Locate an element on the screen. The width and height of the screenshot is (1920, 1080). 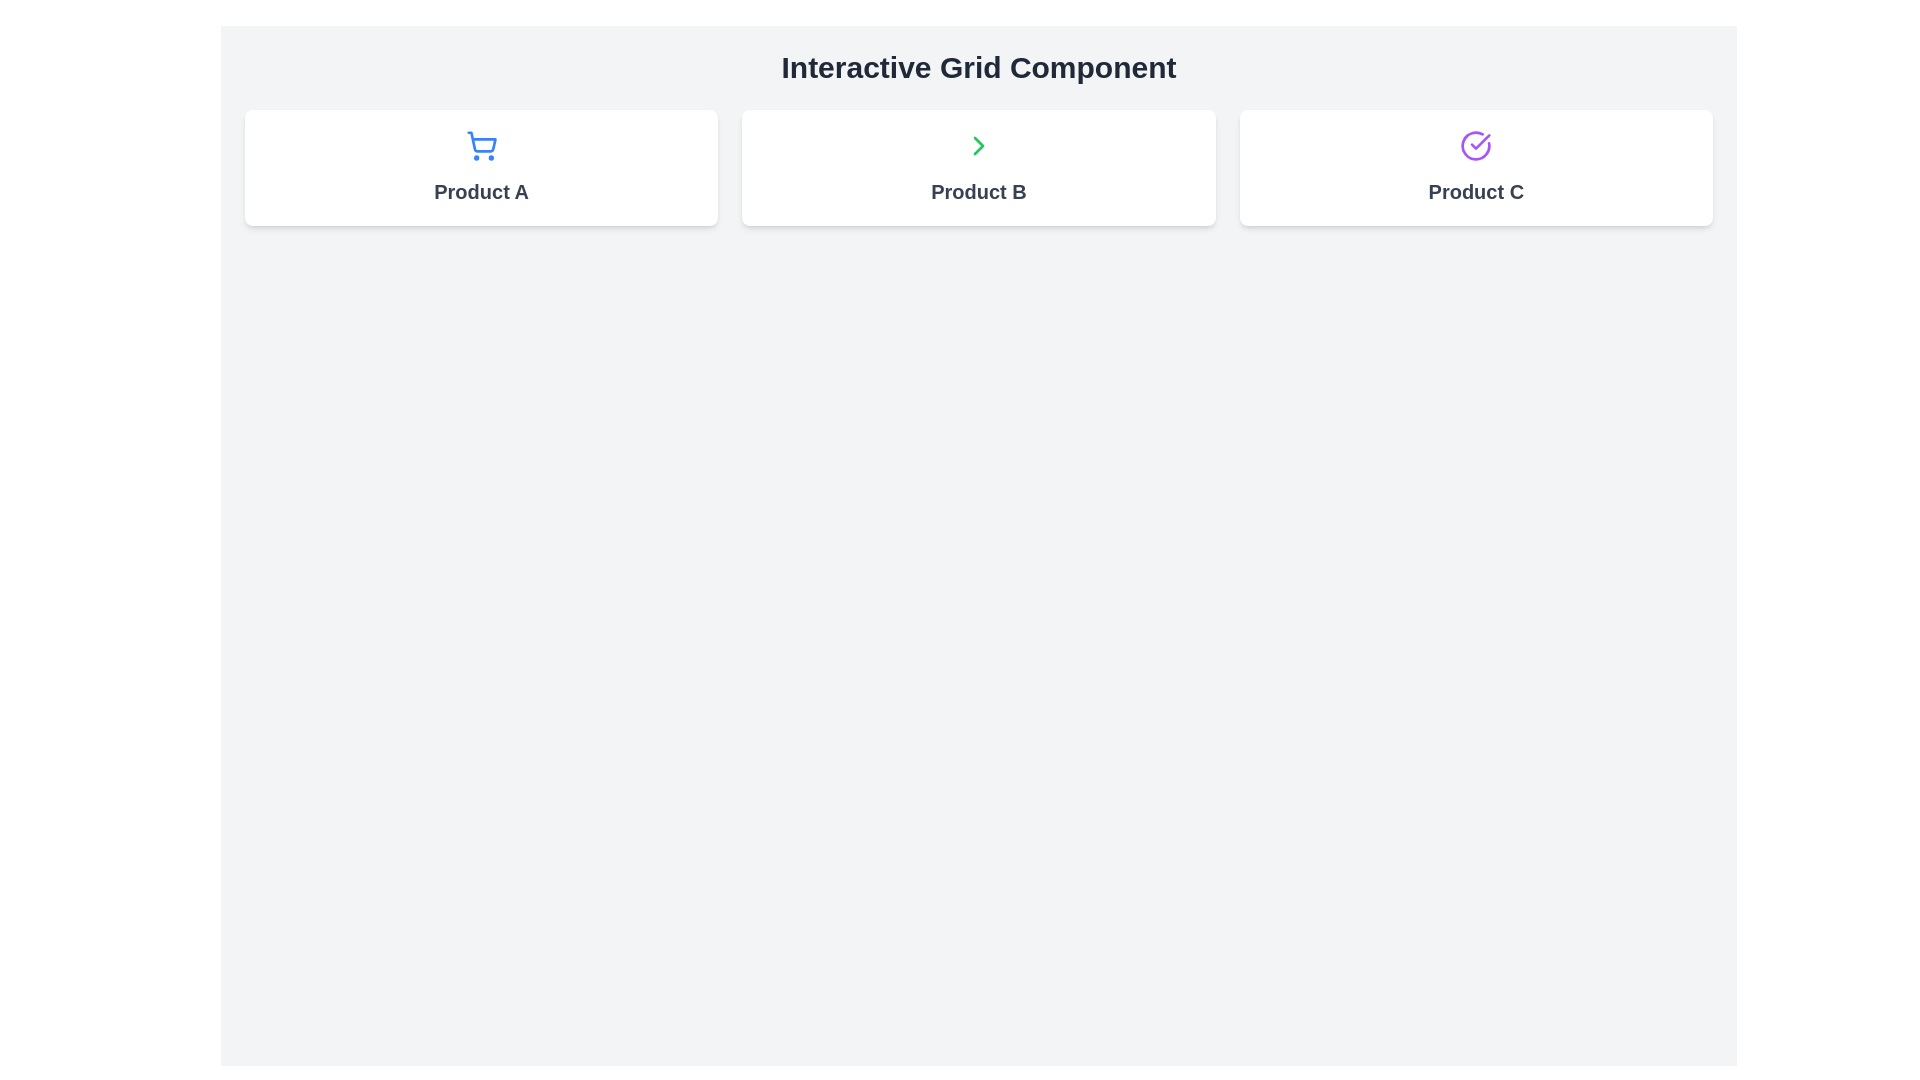
the checkmark icon with a purple outline, which symbolizes confirmation, located within the 'Product C' card on the rightmost side of the grid is located at coordinates (1480, 141).